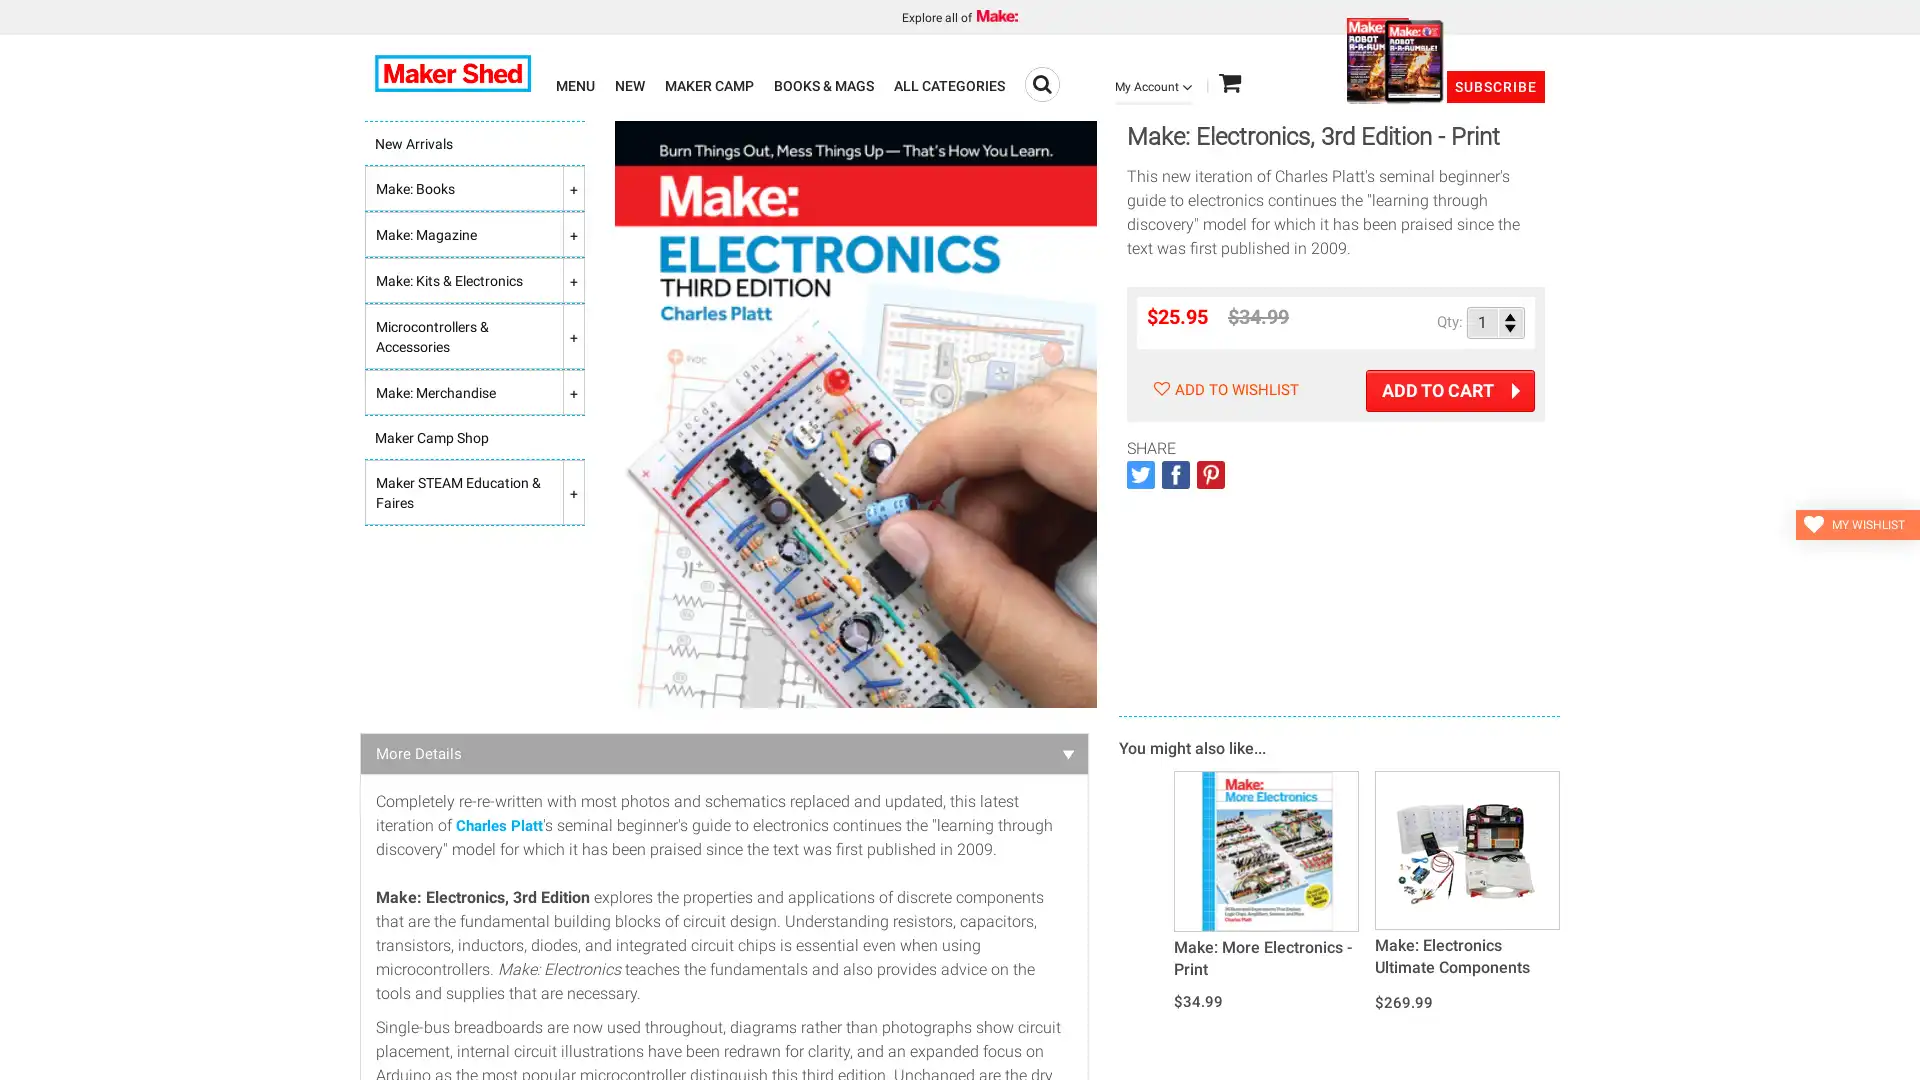  I want to click on Add to Wishlist, so click(1222, 389).